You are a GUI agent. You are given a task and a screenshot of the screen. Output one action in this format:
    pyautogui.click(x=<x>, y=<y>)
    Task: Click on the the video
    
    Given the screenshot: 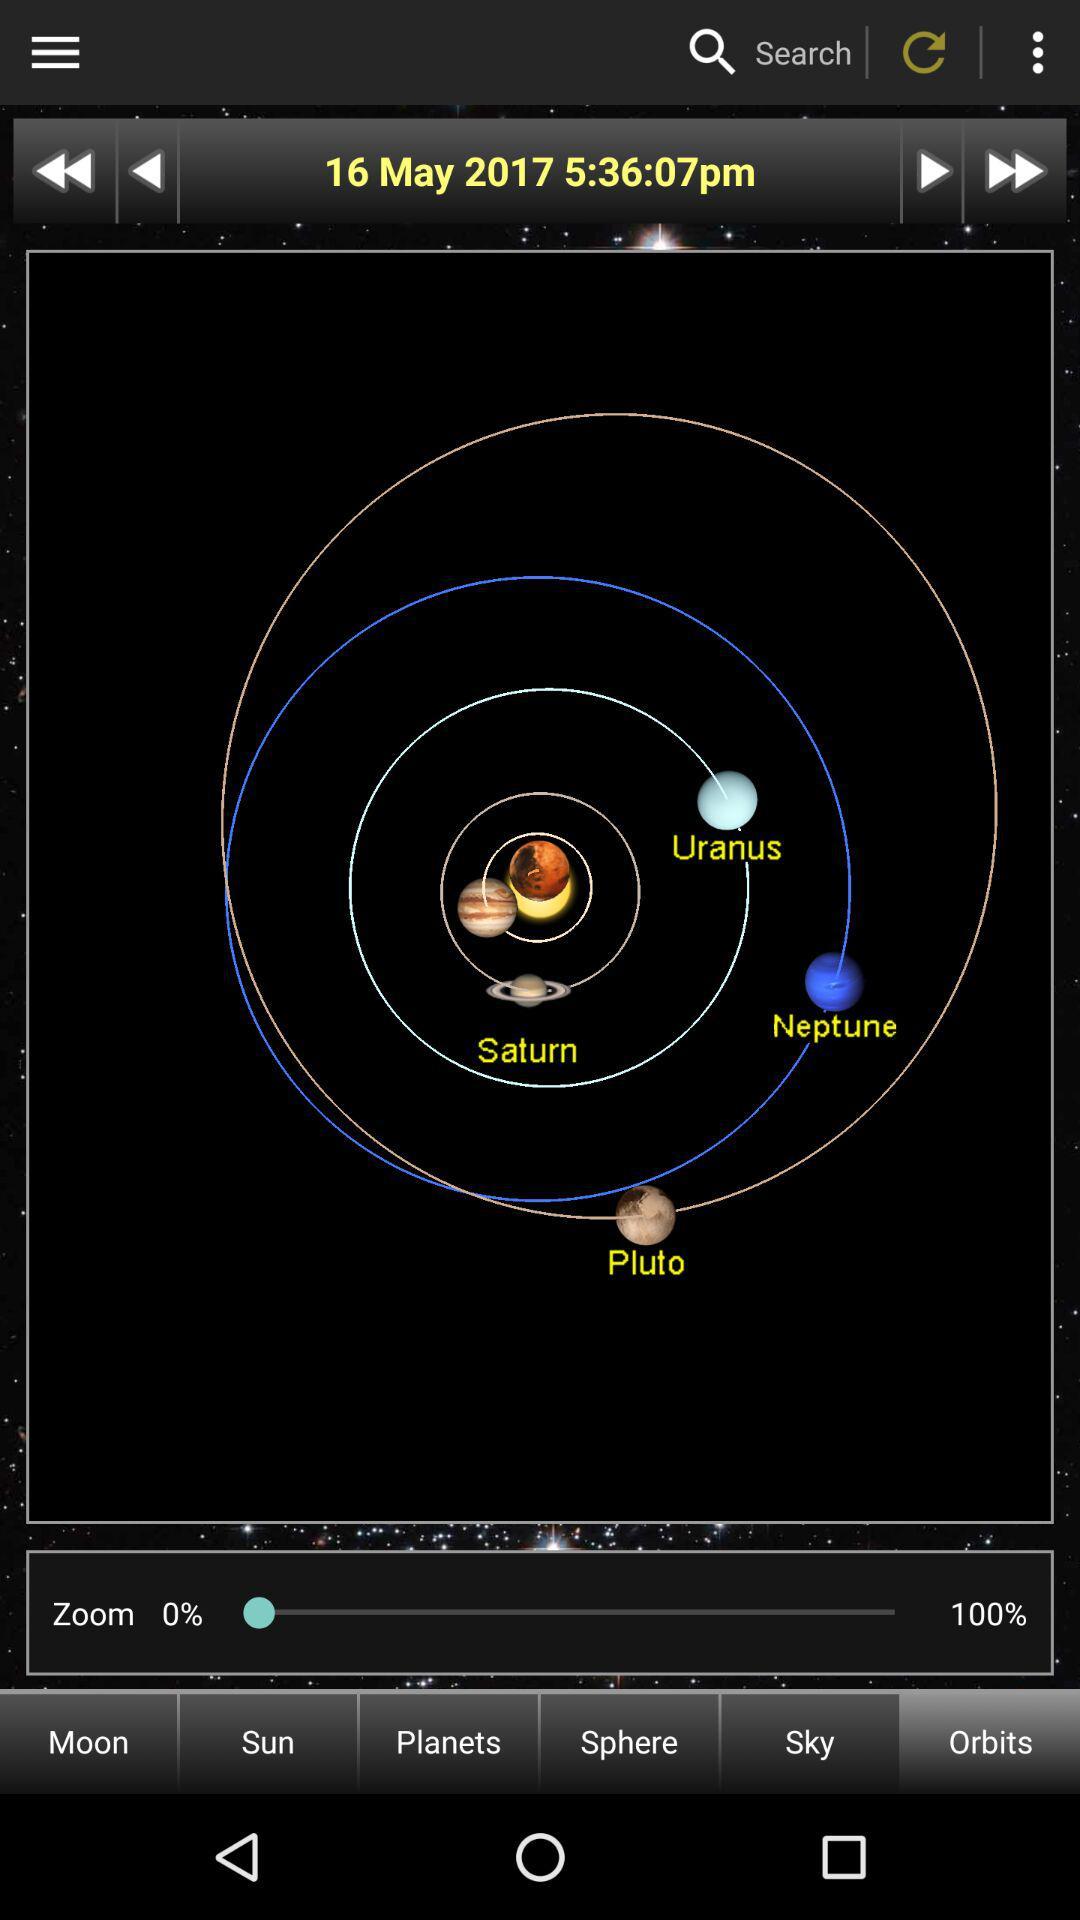 What is the action you would take?
    pyautogui.click(x=932, y=171)
    